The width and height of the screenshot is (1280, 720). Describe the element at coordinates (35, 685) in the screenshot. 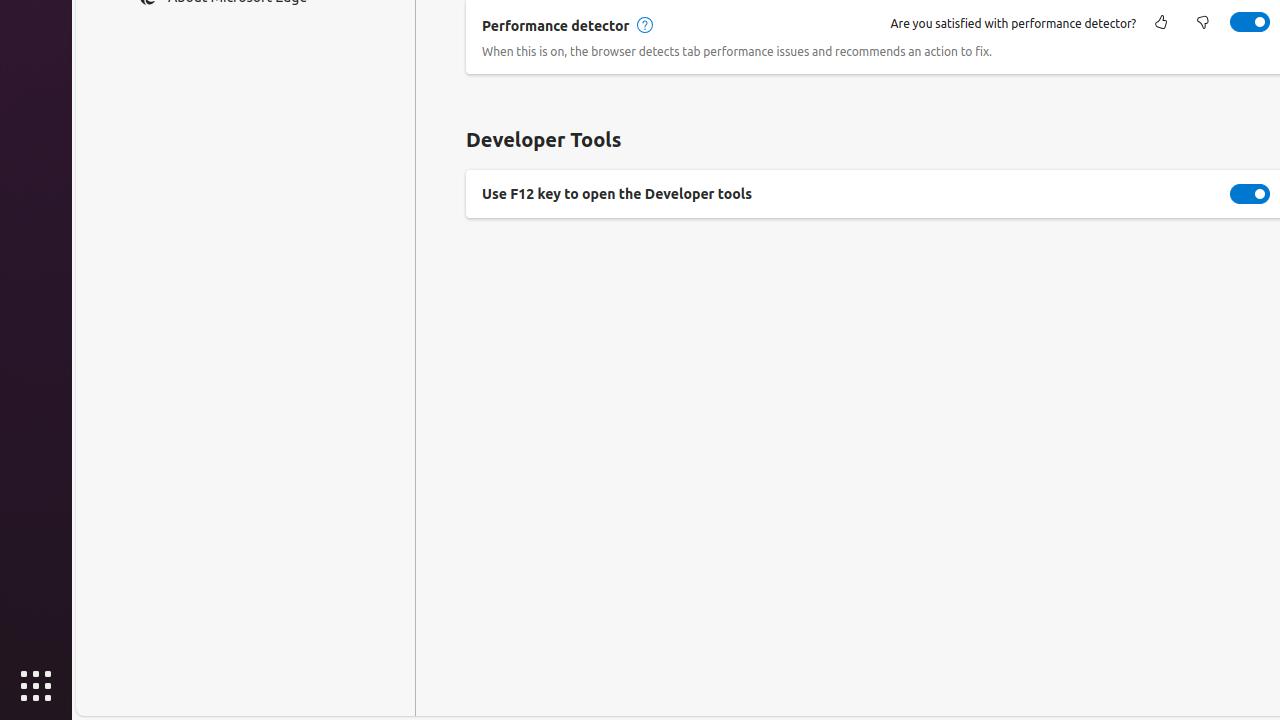

I see `'Show Applications'` at that location.